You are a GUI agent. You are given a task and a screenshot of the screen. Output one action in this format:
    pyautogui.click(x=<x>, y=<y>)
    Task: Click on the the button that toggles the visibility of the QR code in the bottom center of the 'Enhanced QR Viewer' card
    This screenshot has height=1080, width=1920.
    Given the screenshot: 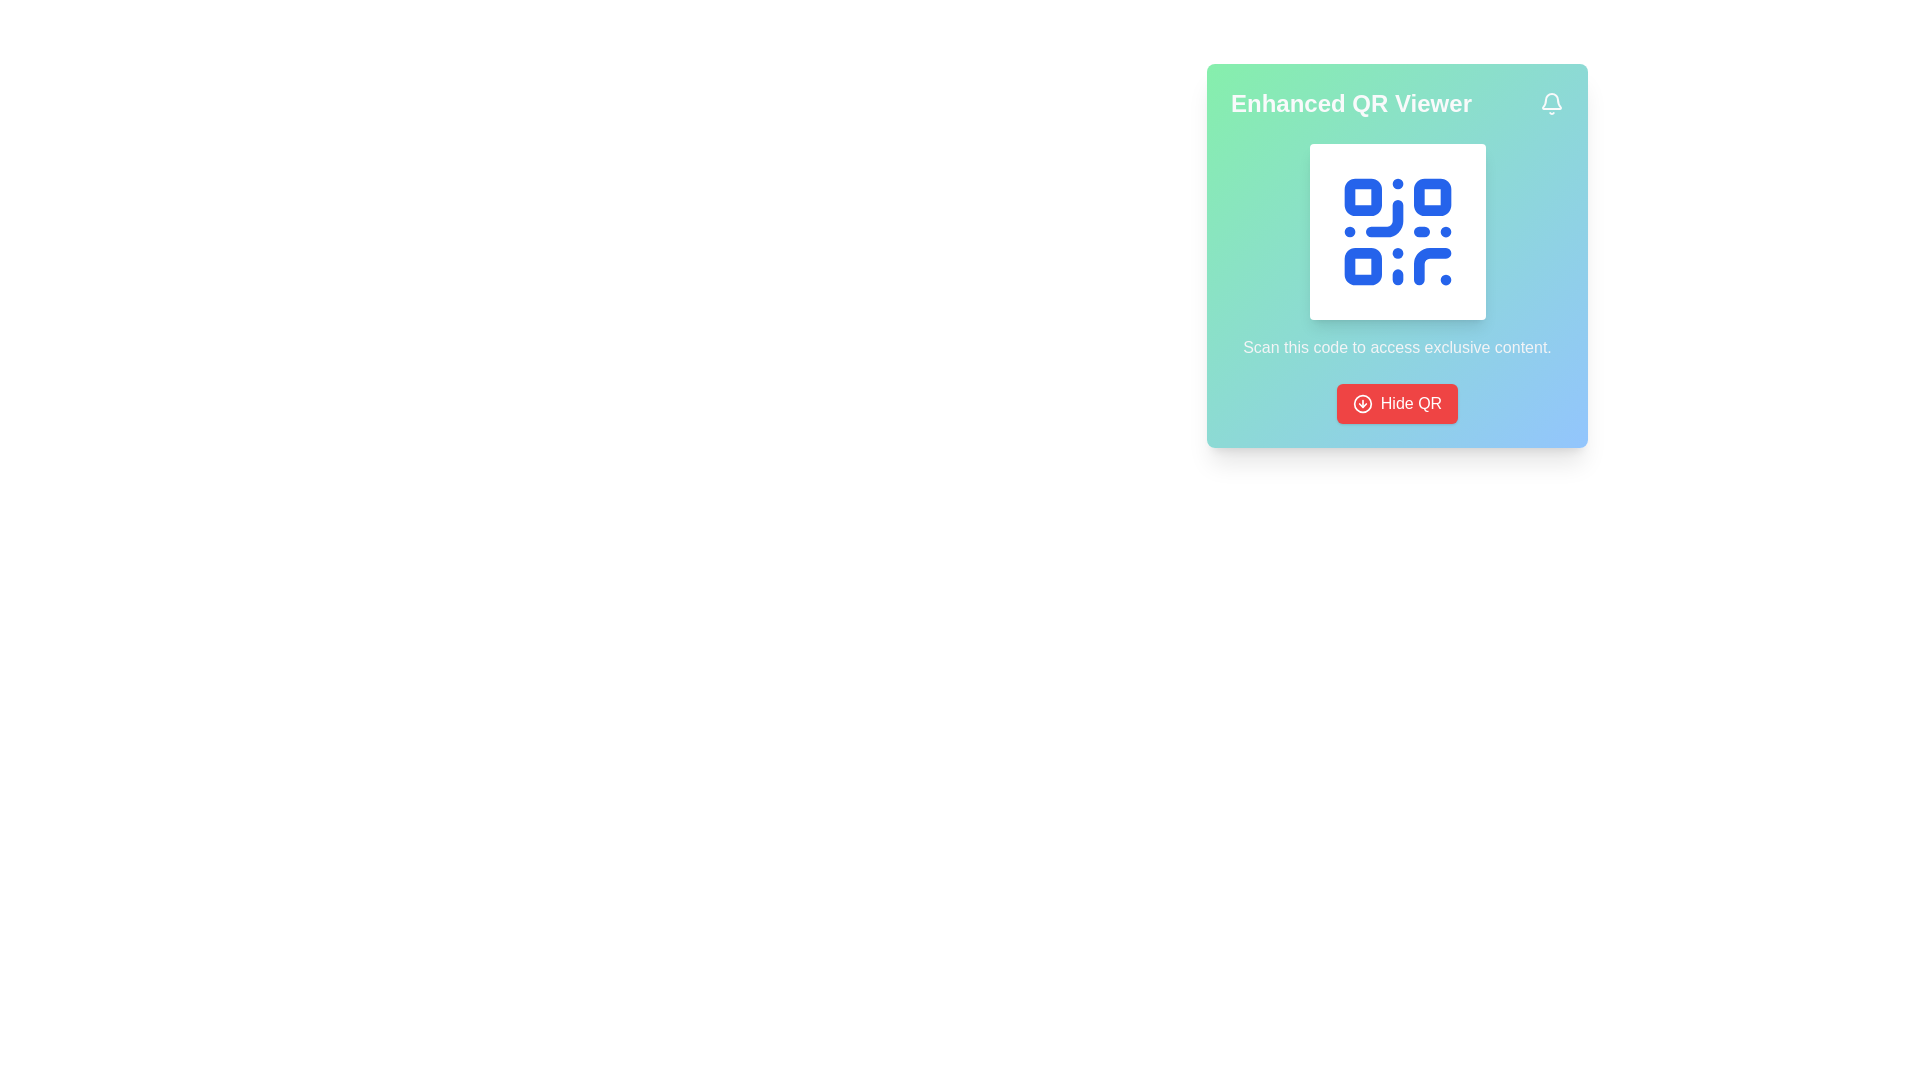 What is the action you would take?
    pyautogui.click(x=1396, y=404)
    